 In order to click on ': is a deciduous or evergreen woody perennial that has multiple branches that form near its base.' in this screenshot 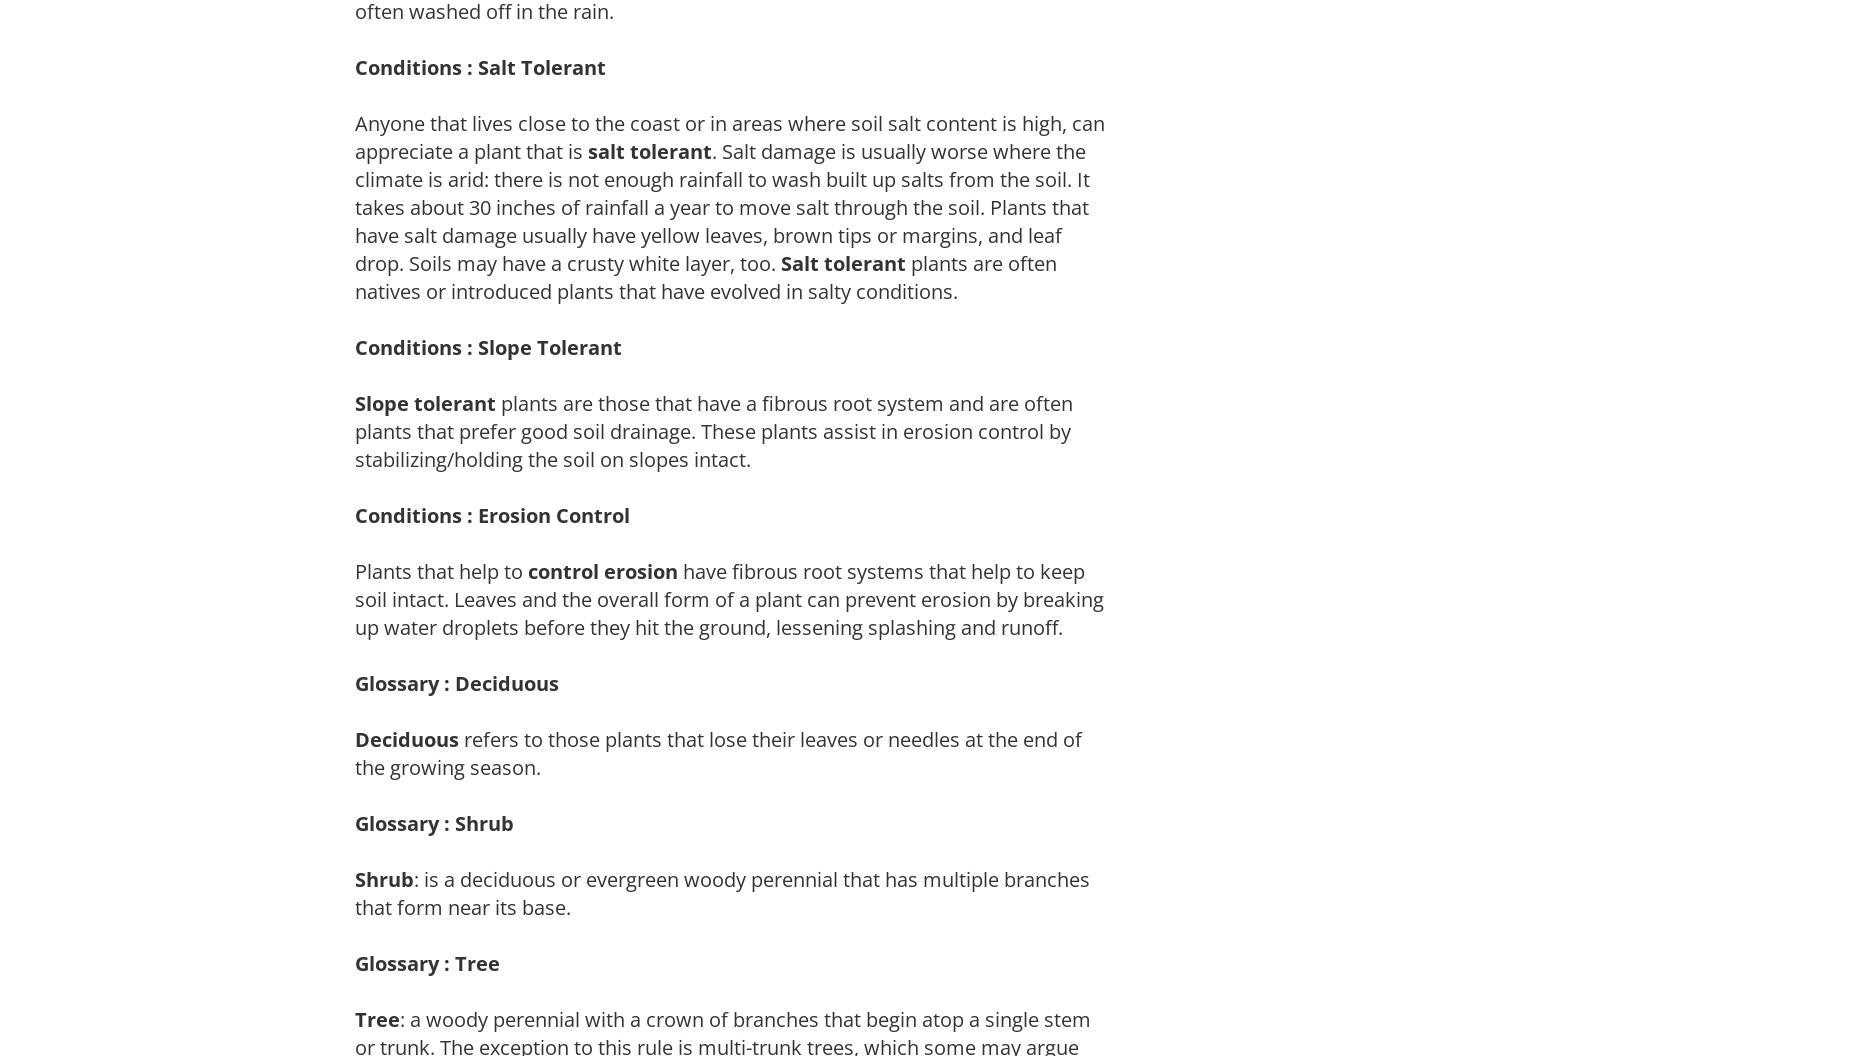, I will do `click(722, 891)`.